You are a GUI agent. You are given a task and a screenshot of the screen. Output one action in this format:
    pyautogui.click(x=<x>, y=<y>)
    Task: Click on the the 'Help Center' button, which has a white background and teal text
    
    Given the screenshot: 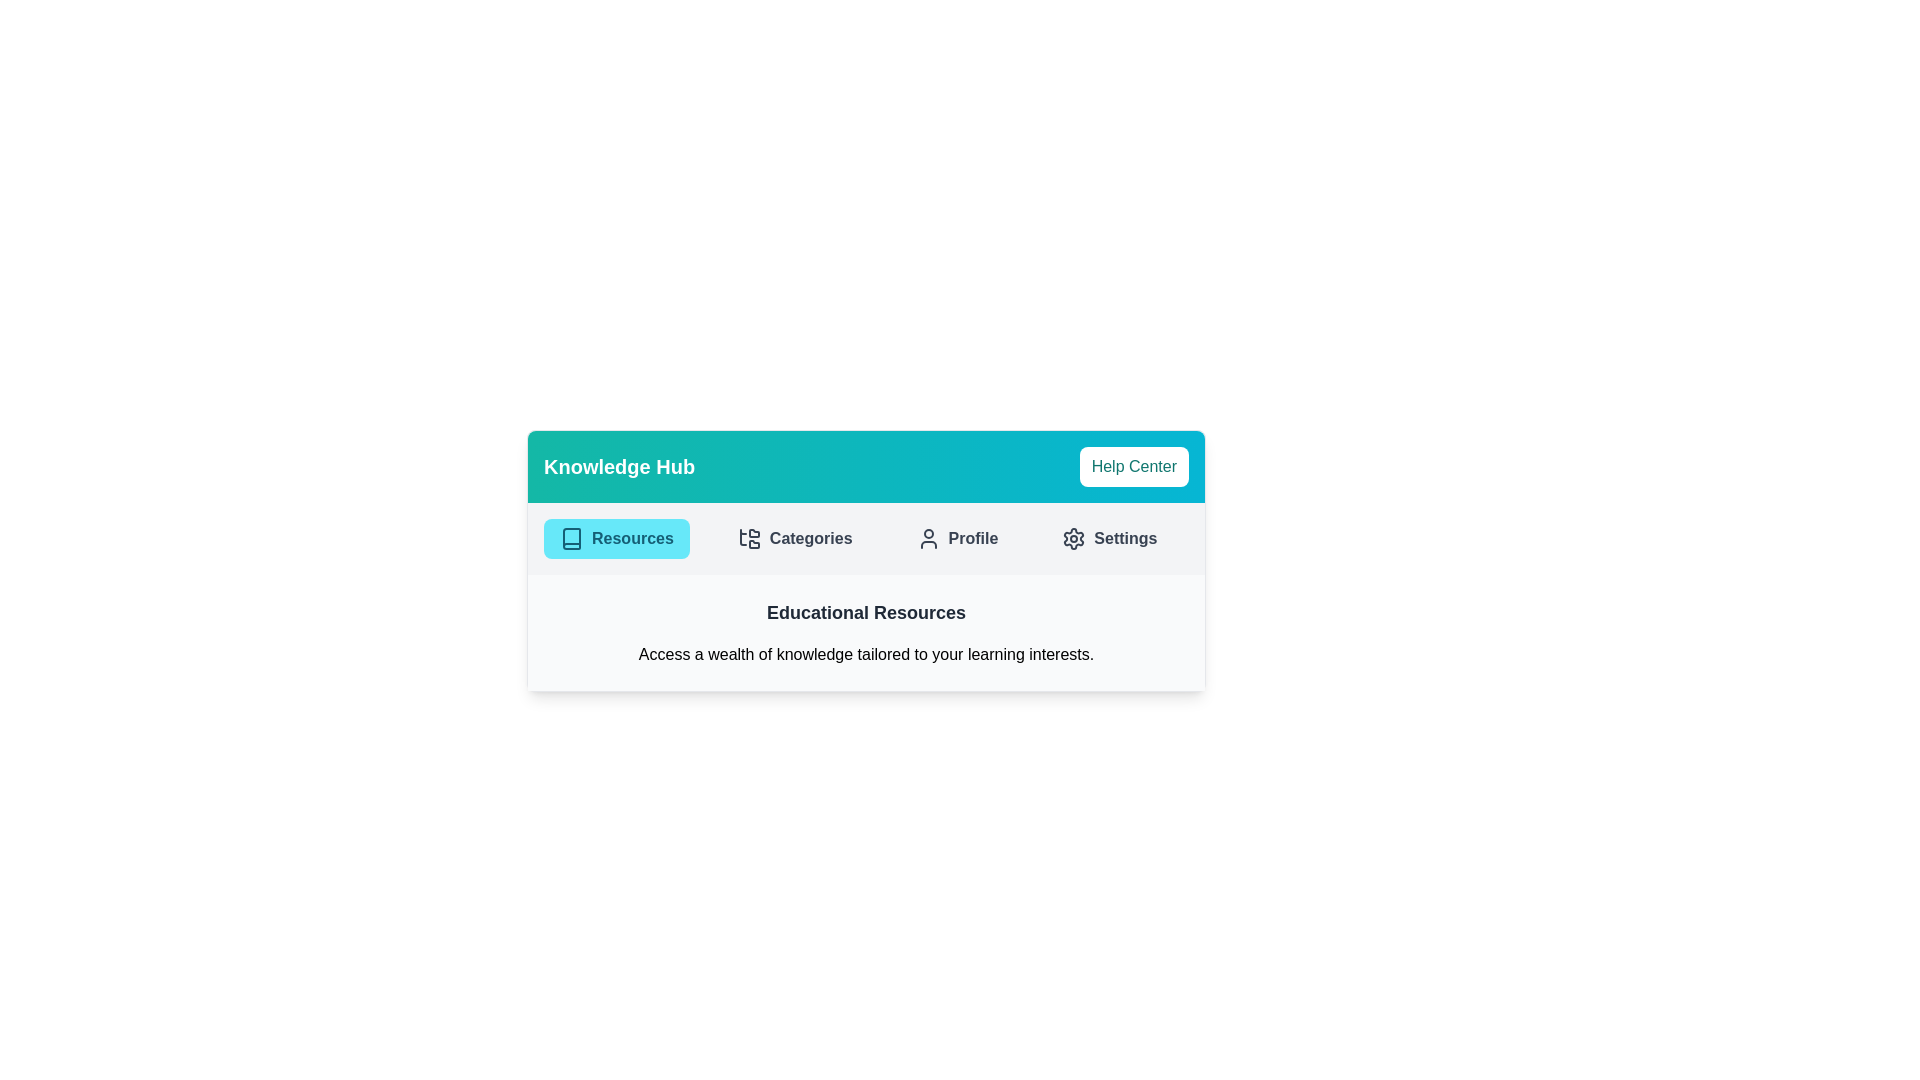 What is the action you would take?
    pyautogui.click(x=1134, y=466)
    